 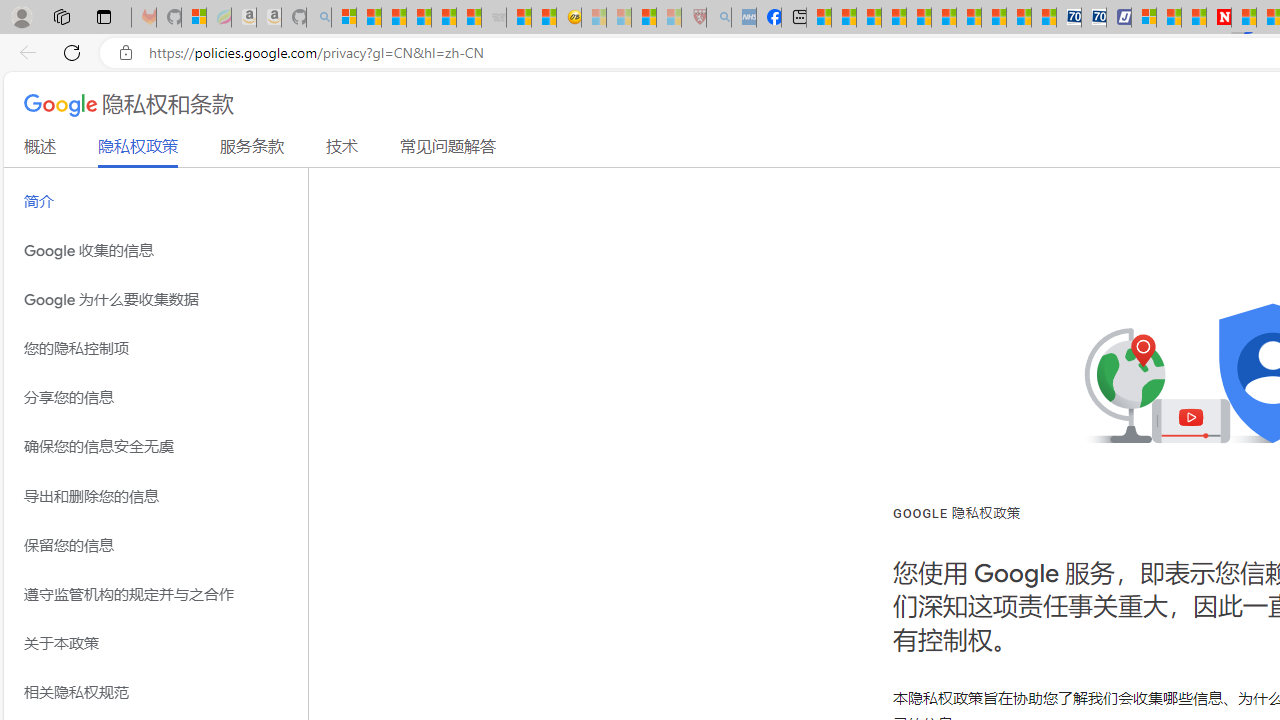 I want to click on 'Cheap Hotels - Save70.com', so click(x=1092, y=17).